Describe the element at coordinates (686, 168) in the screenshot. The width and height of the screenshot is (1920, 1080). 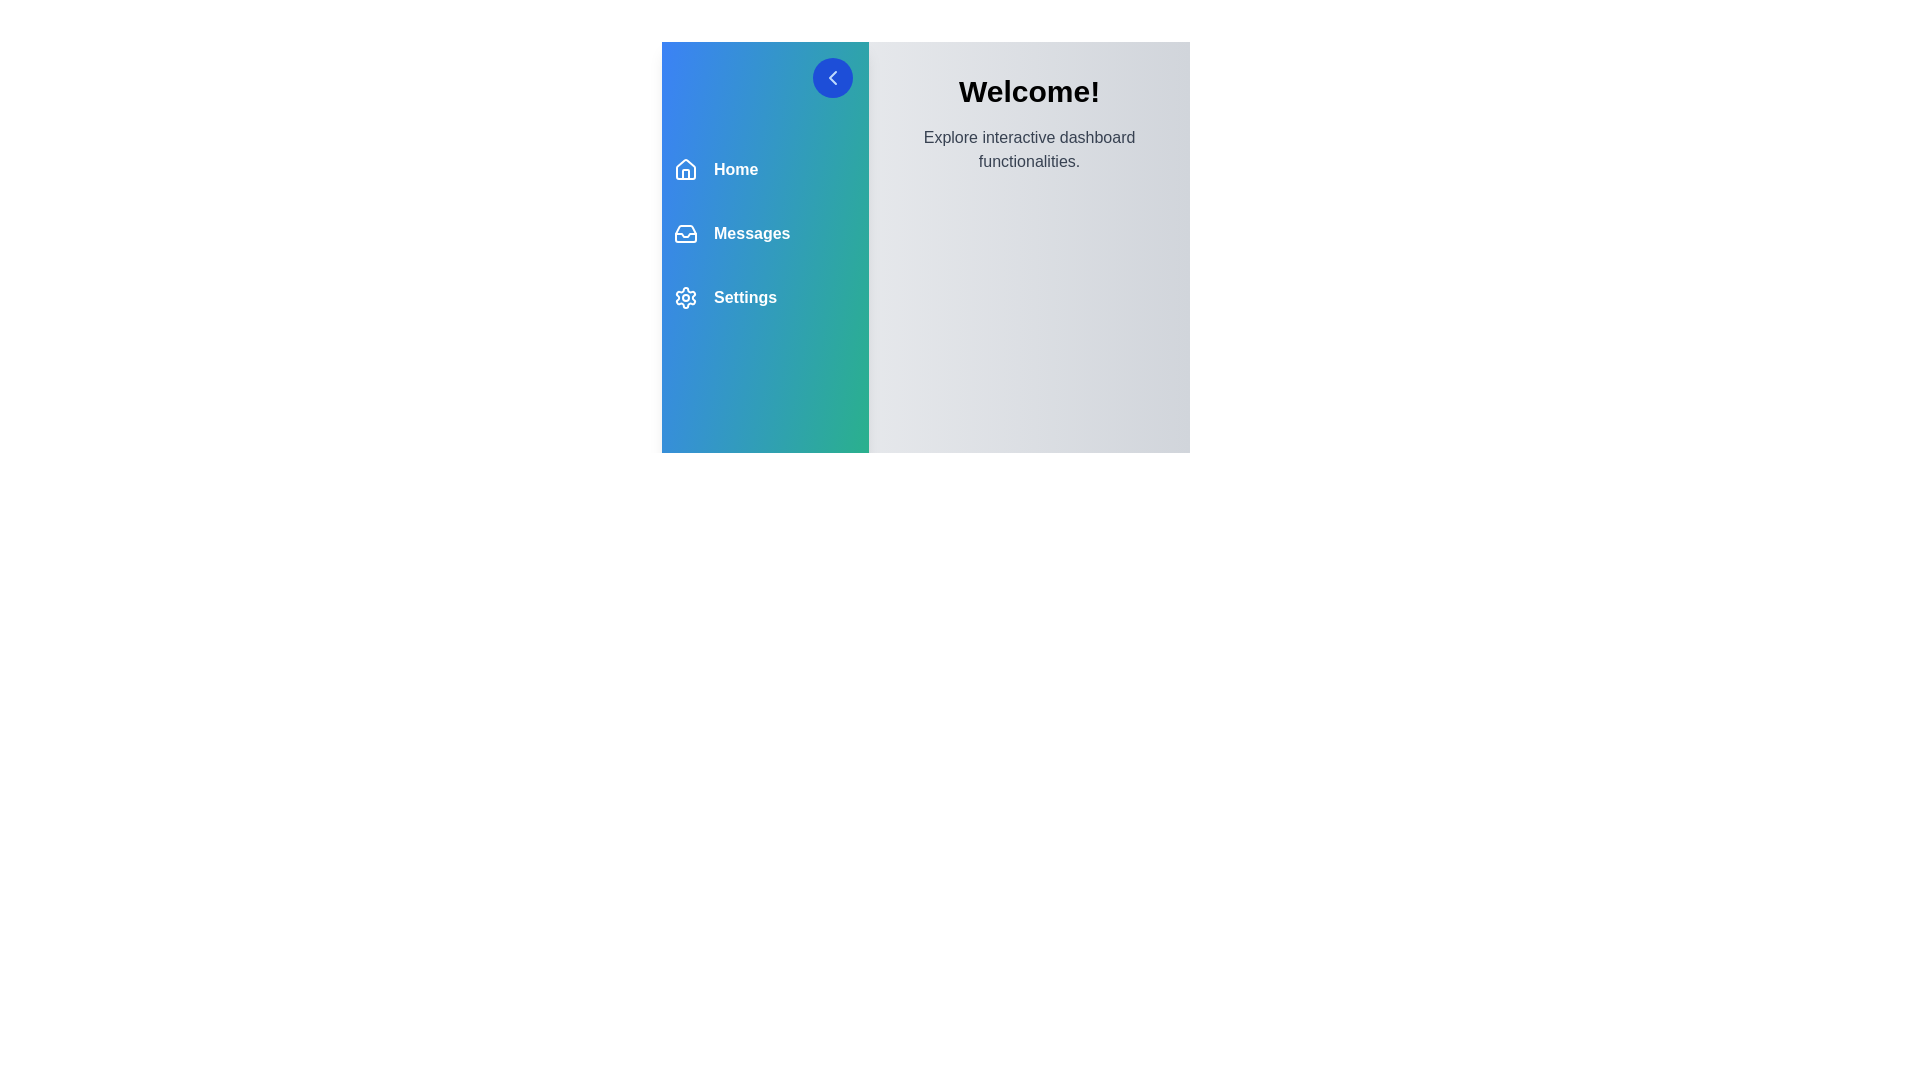
I see `the house icon in the vertical navigation menu labeled 'Home', which is located at the top of the left panel, above 'Messages' and 'Settings'` at that location.